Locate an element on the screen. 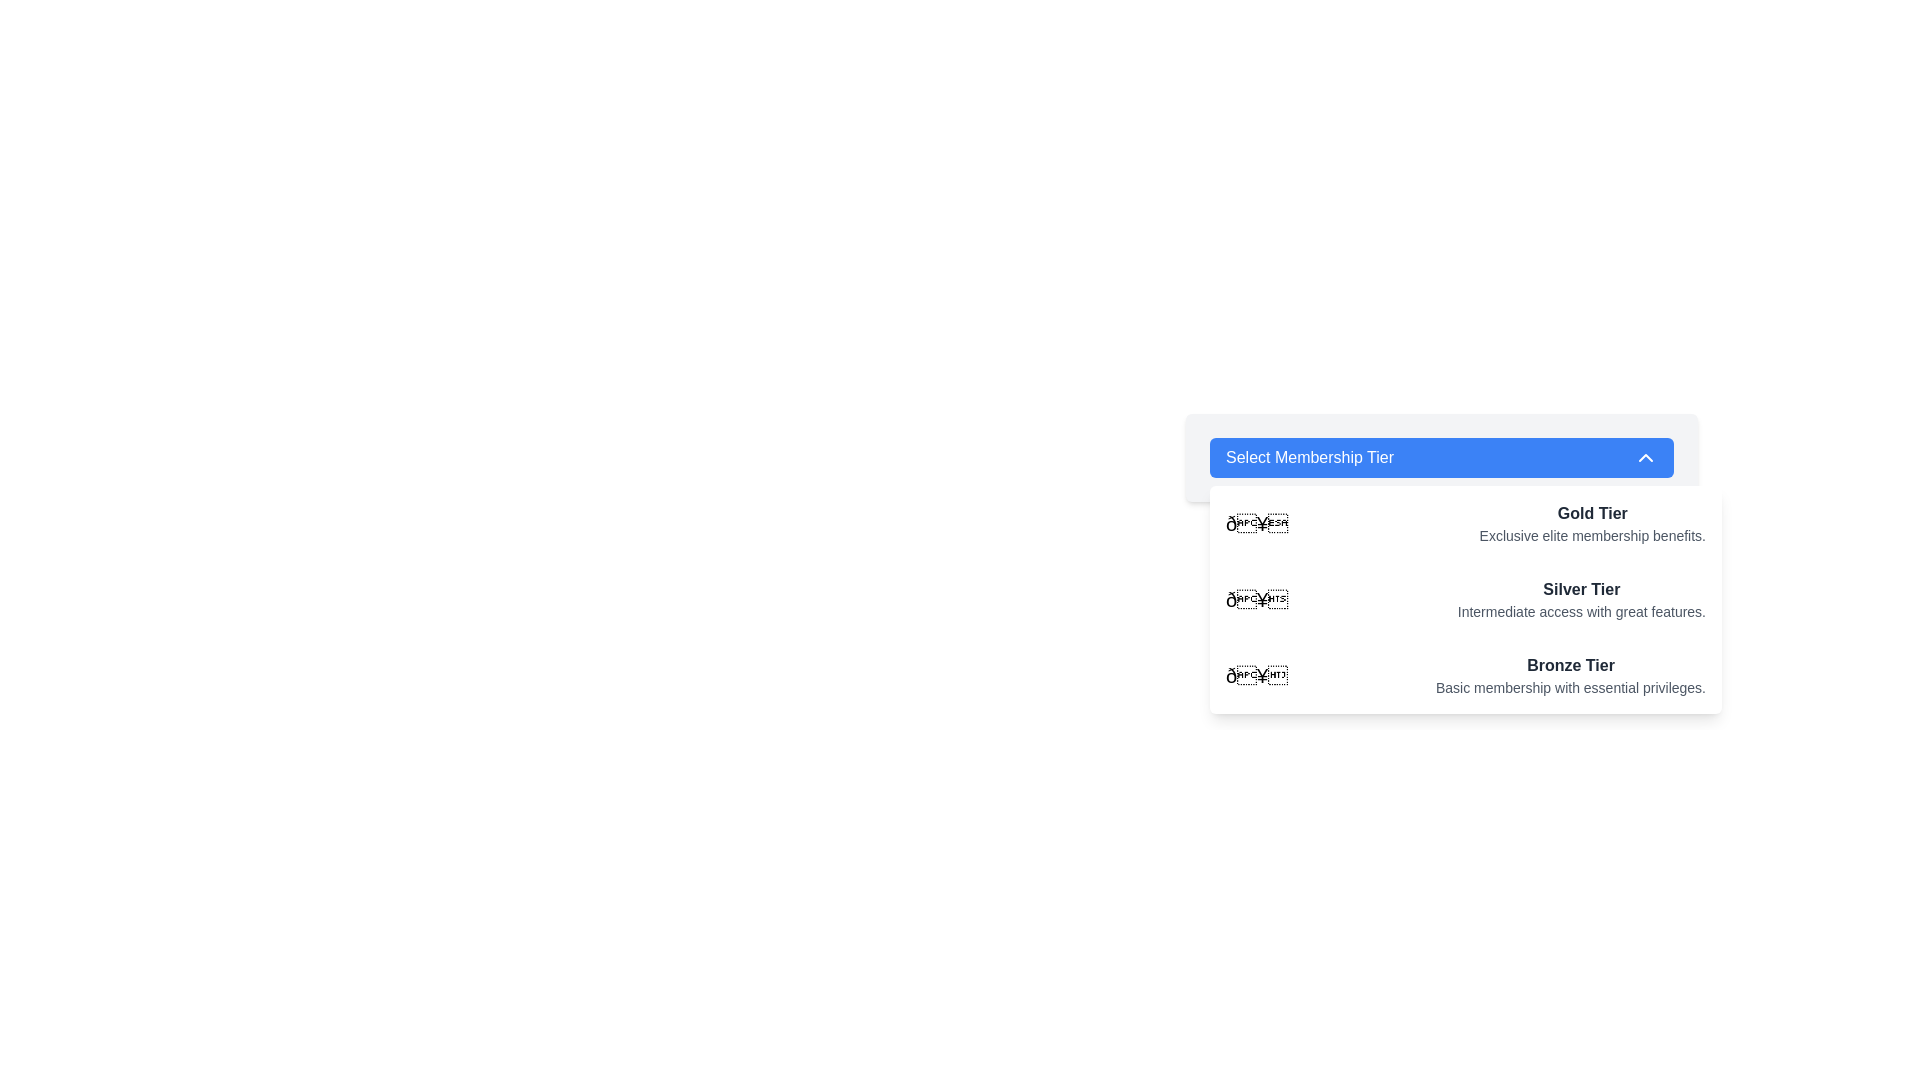 The width and height of the screenshot is (1920, 1080). the 'Bronze Tier' text label in the 'Select Membership Tier' dropdown menu, which is located at the bottom of the three-item list, directly above the description text 'Basic membership with essential privileges.' is located at coordinates (1569, 666).